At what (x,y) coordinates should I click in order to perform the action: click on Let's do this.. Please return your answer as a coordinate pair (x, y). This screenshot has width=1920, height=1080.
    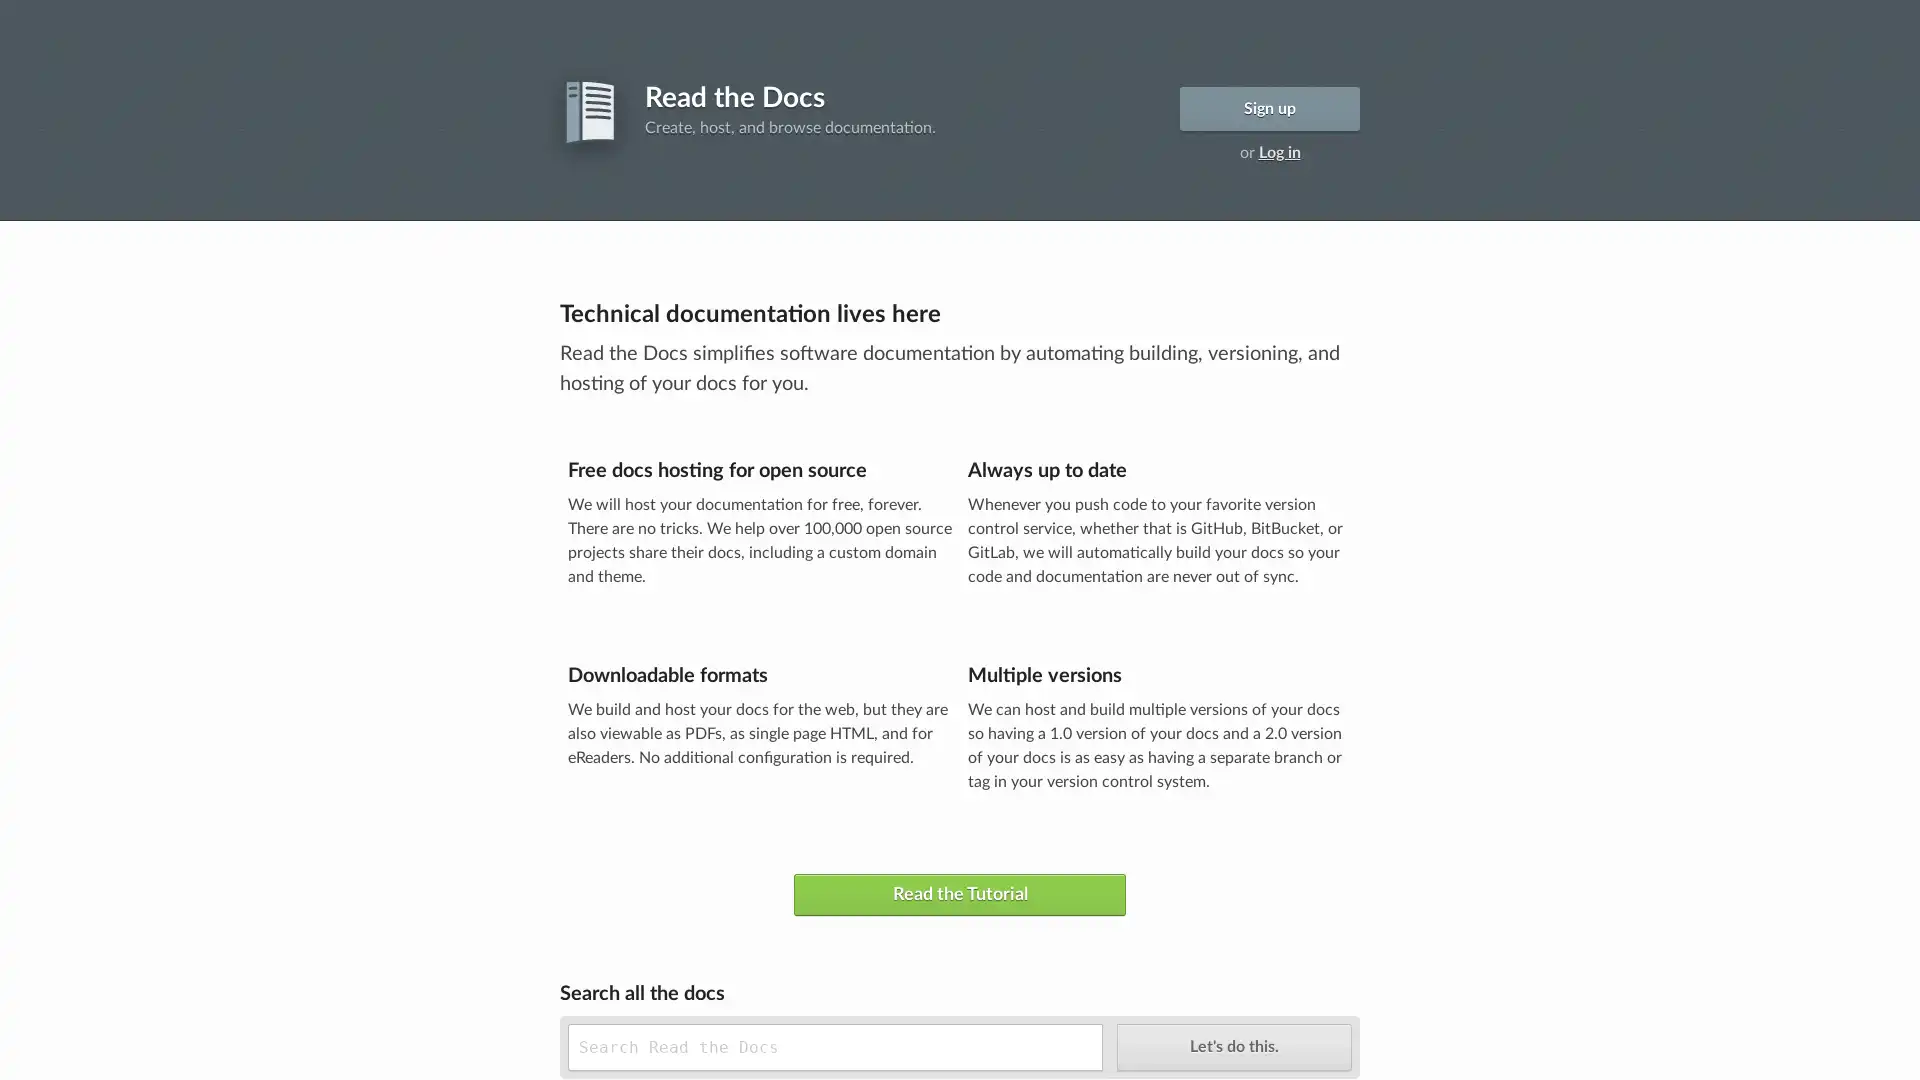
    Looking at the image, I should click on (1232, 1045).